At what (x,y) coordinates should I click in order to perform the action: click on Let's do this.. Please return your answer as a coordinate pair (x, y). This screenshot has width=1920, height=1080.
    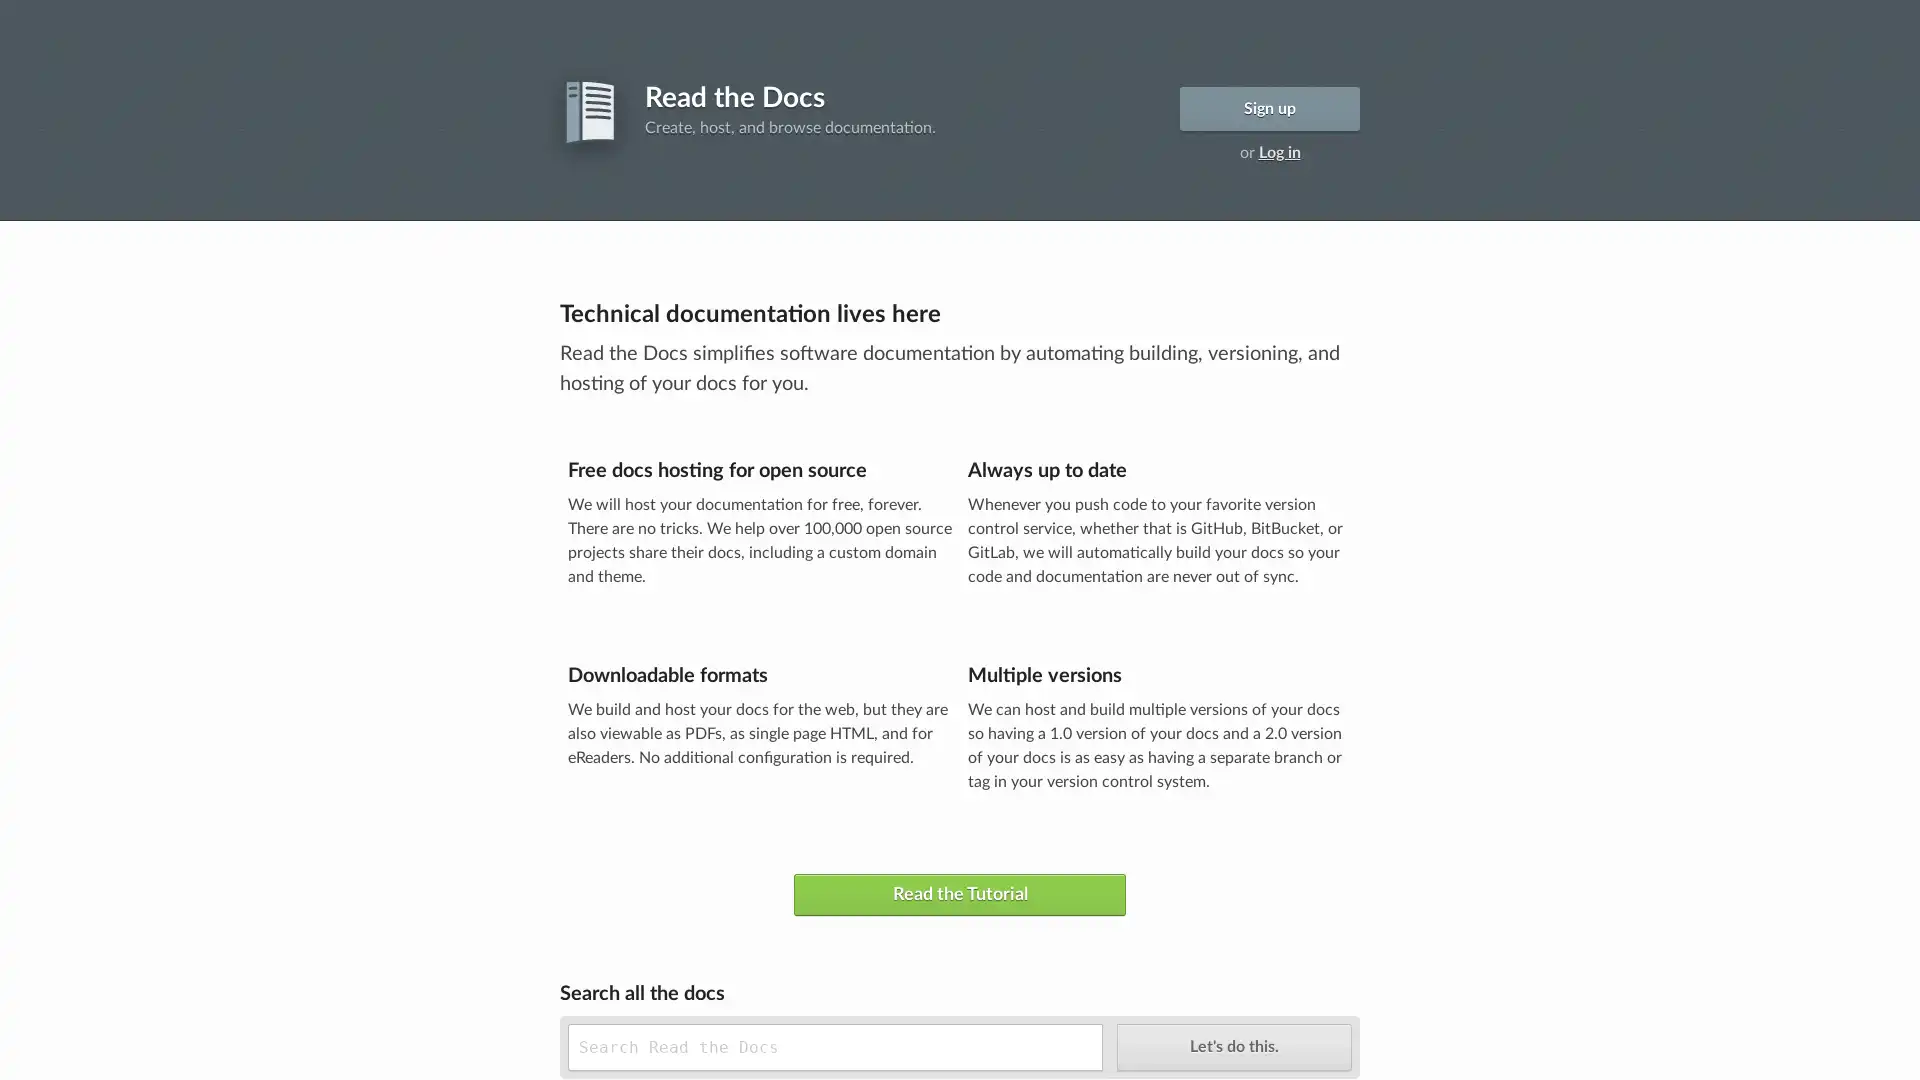
    Looking at the image, I should click on (1232, 1045).